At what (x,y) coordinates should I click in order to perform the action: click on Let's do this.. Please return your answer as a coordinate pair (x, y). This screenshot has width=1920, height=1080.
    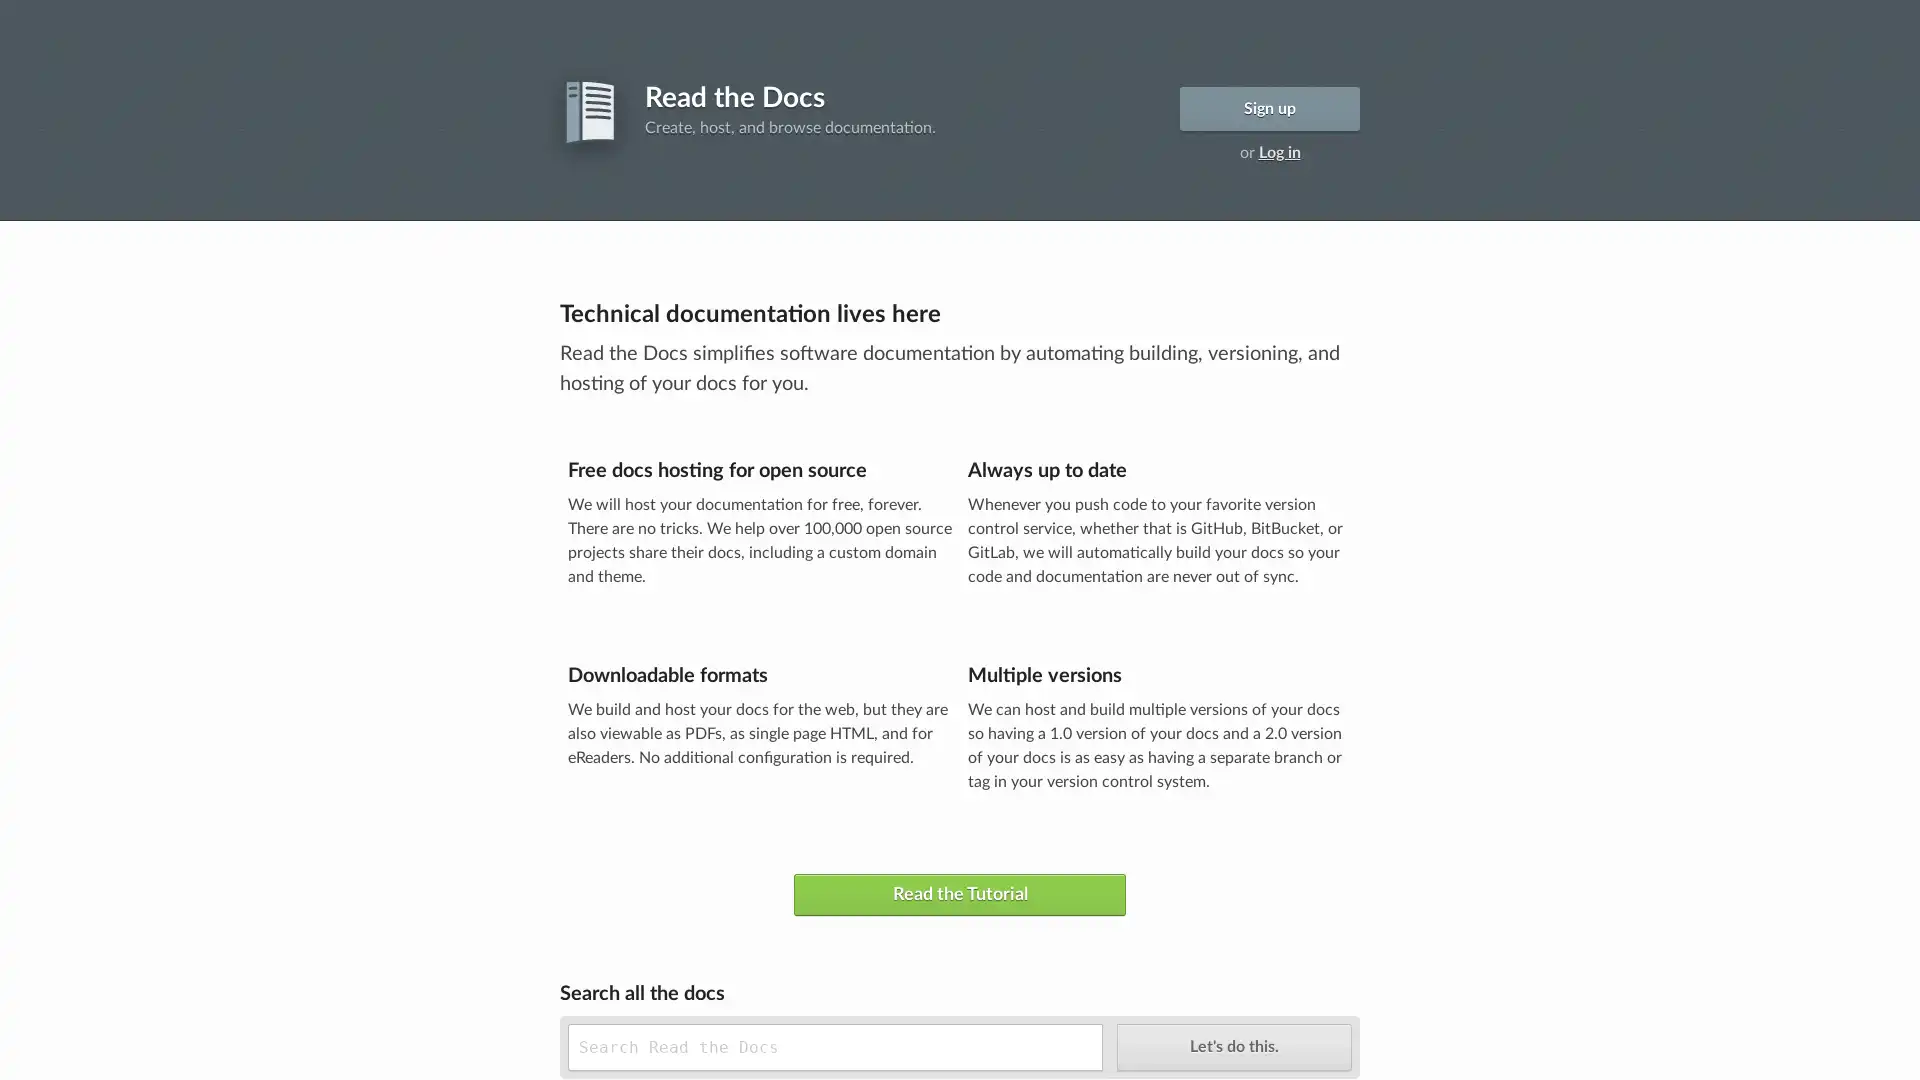
    Looking at the image, I should click on (1232, 1045).